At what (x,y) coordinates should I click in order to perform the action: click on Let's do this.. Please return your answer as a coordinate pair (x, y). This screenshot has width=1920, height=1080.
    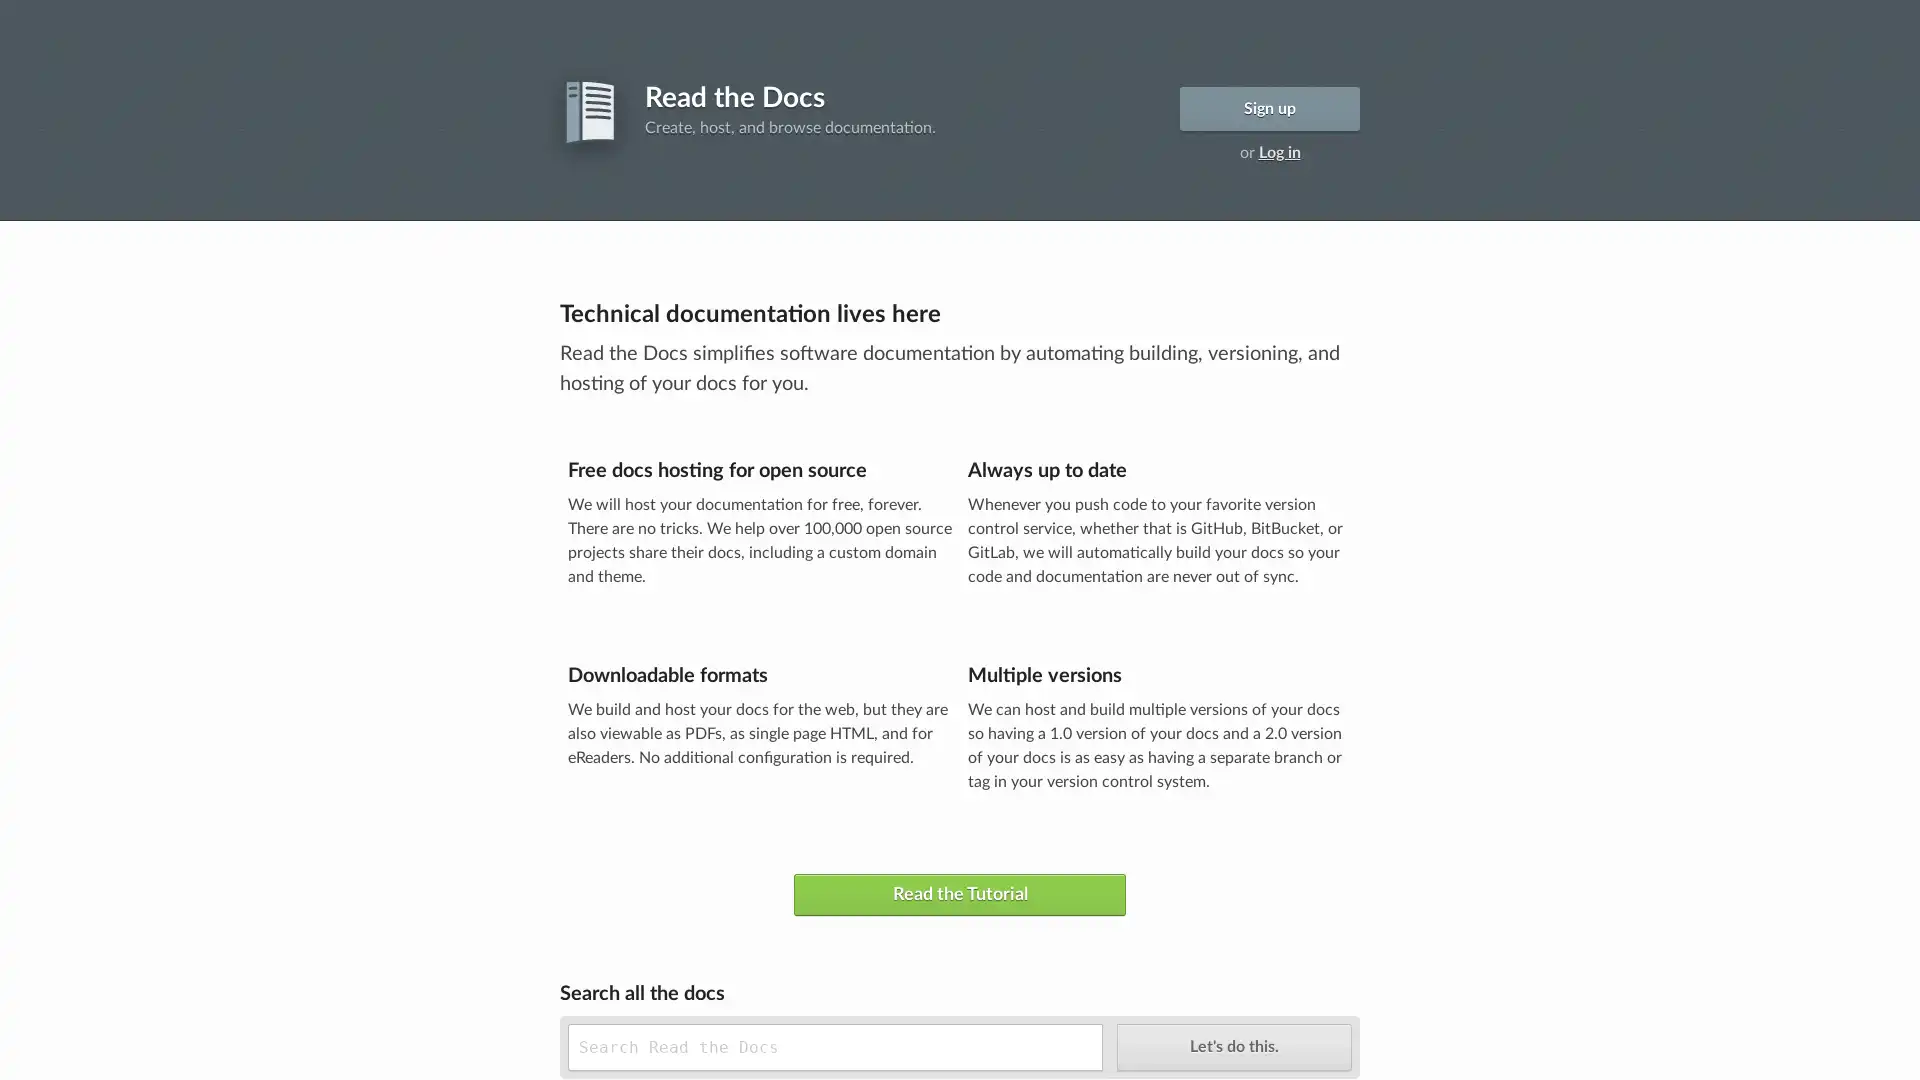
    Looking at the image, I should click on (1232, 1045).